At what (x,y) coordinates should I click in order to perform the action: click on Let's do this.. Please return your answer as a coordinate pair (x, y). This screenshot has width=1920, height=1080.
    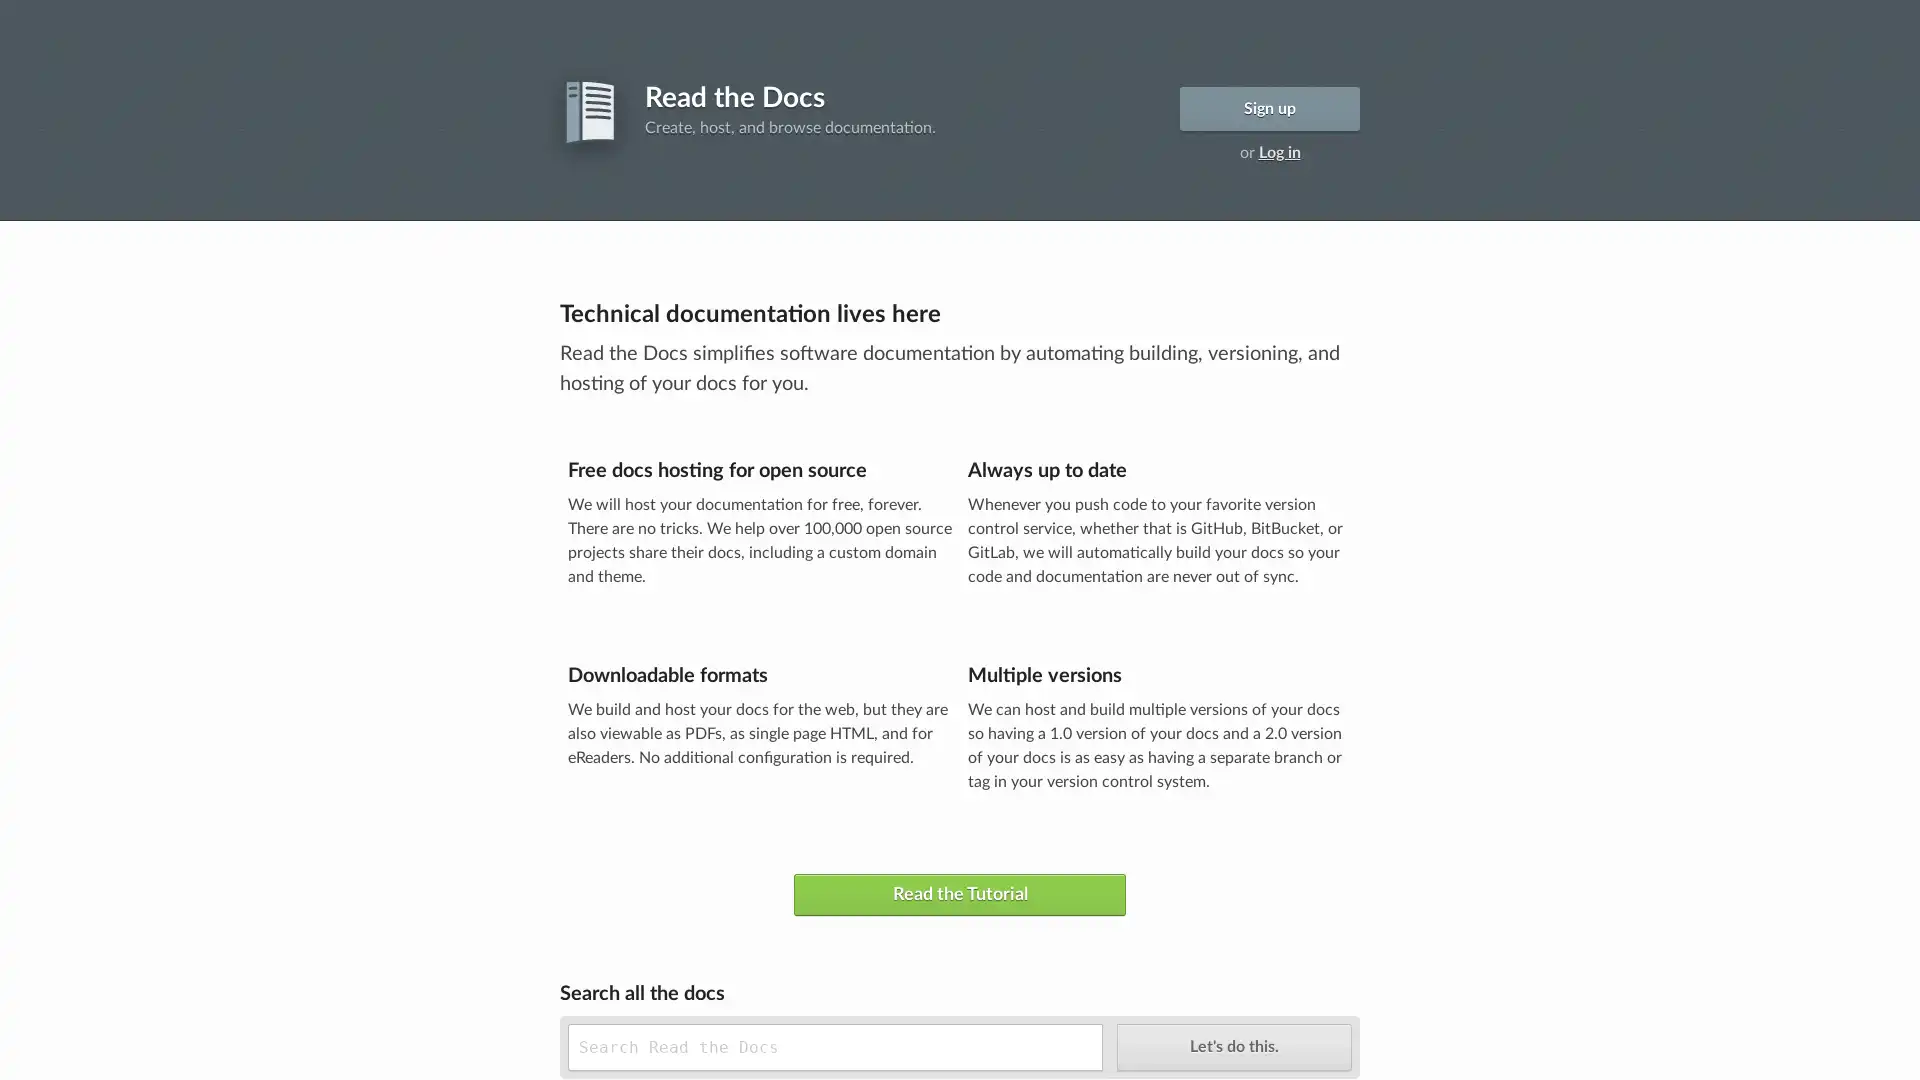
    Looking at the image, I should click on (1232, 1045).